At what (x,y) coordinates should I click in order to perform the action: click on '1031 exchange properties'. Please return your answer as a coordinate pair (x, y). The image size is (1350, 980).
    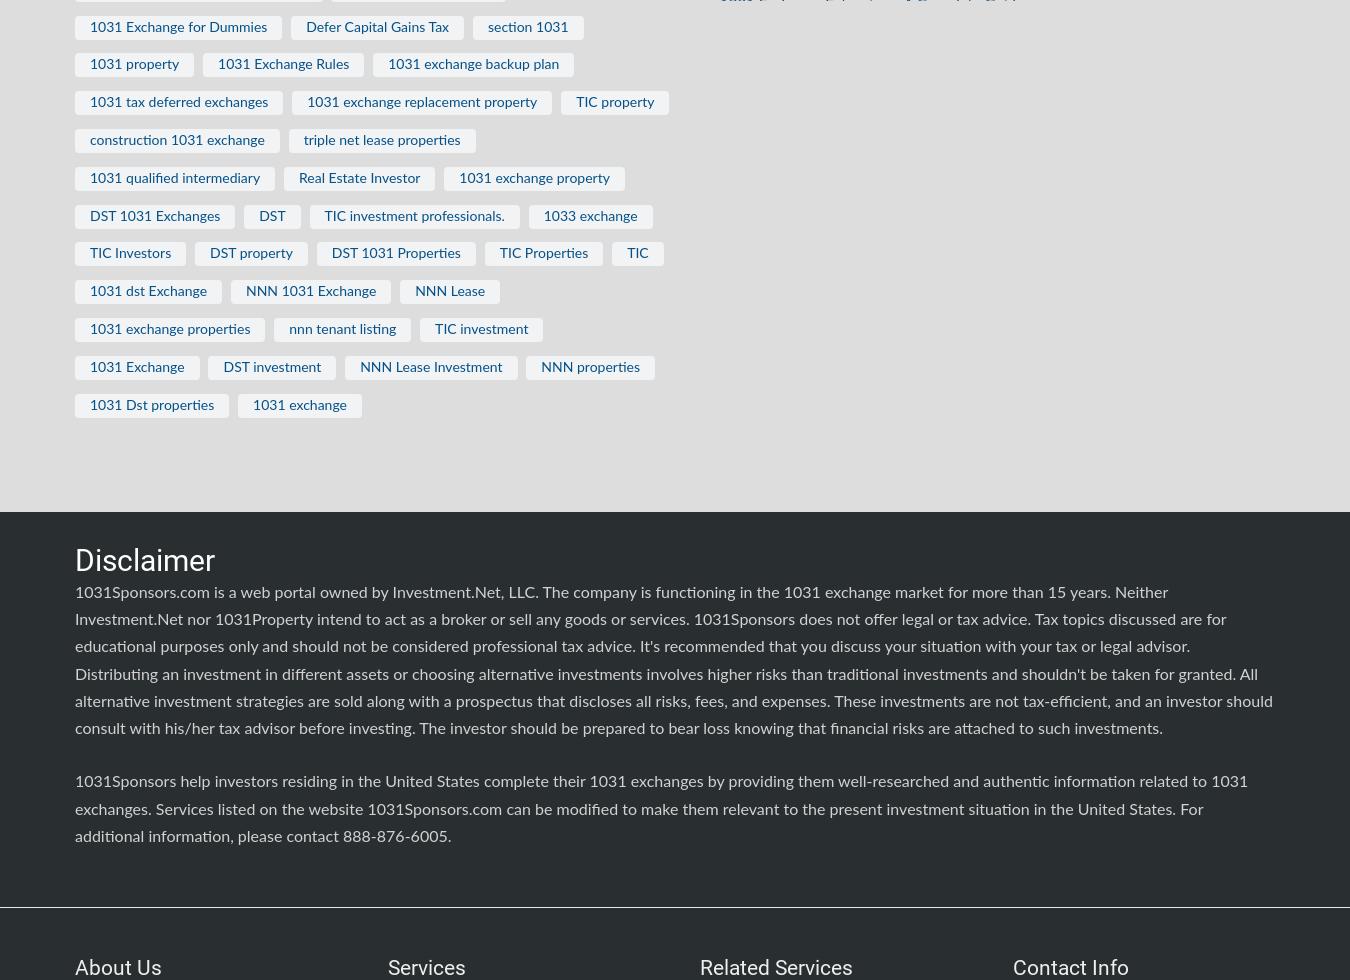
    Looking at the image, I should click on (169, 329).